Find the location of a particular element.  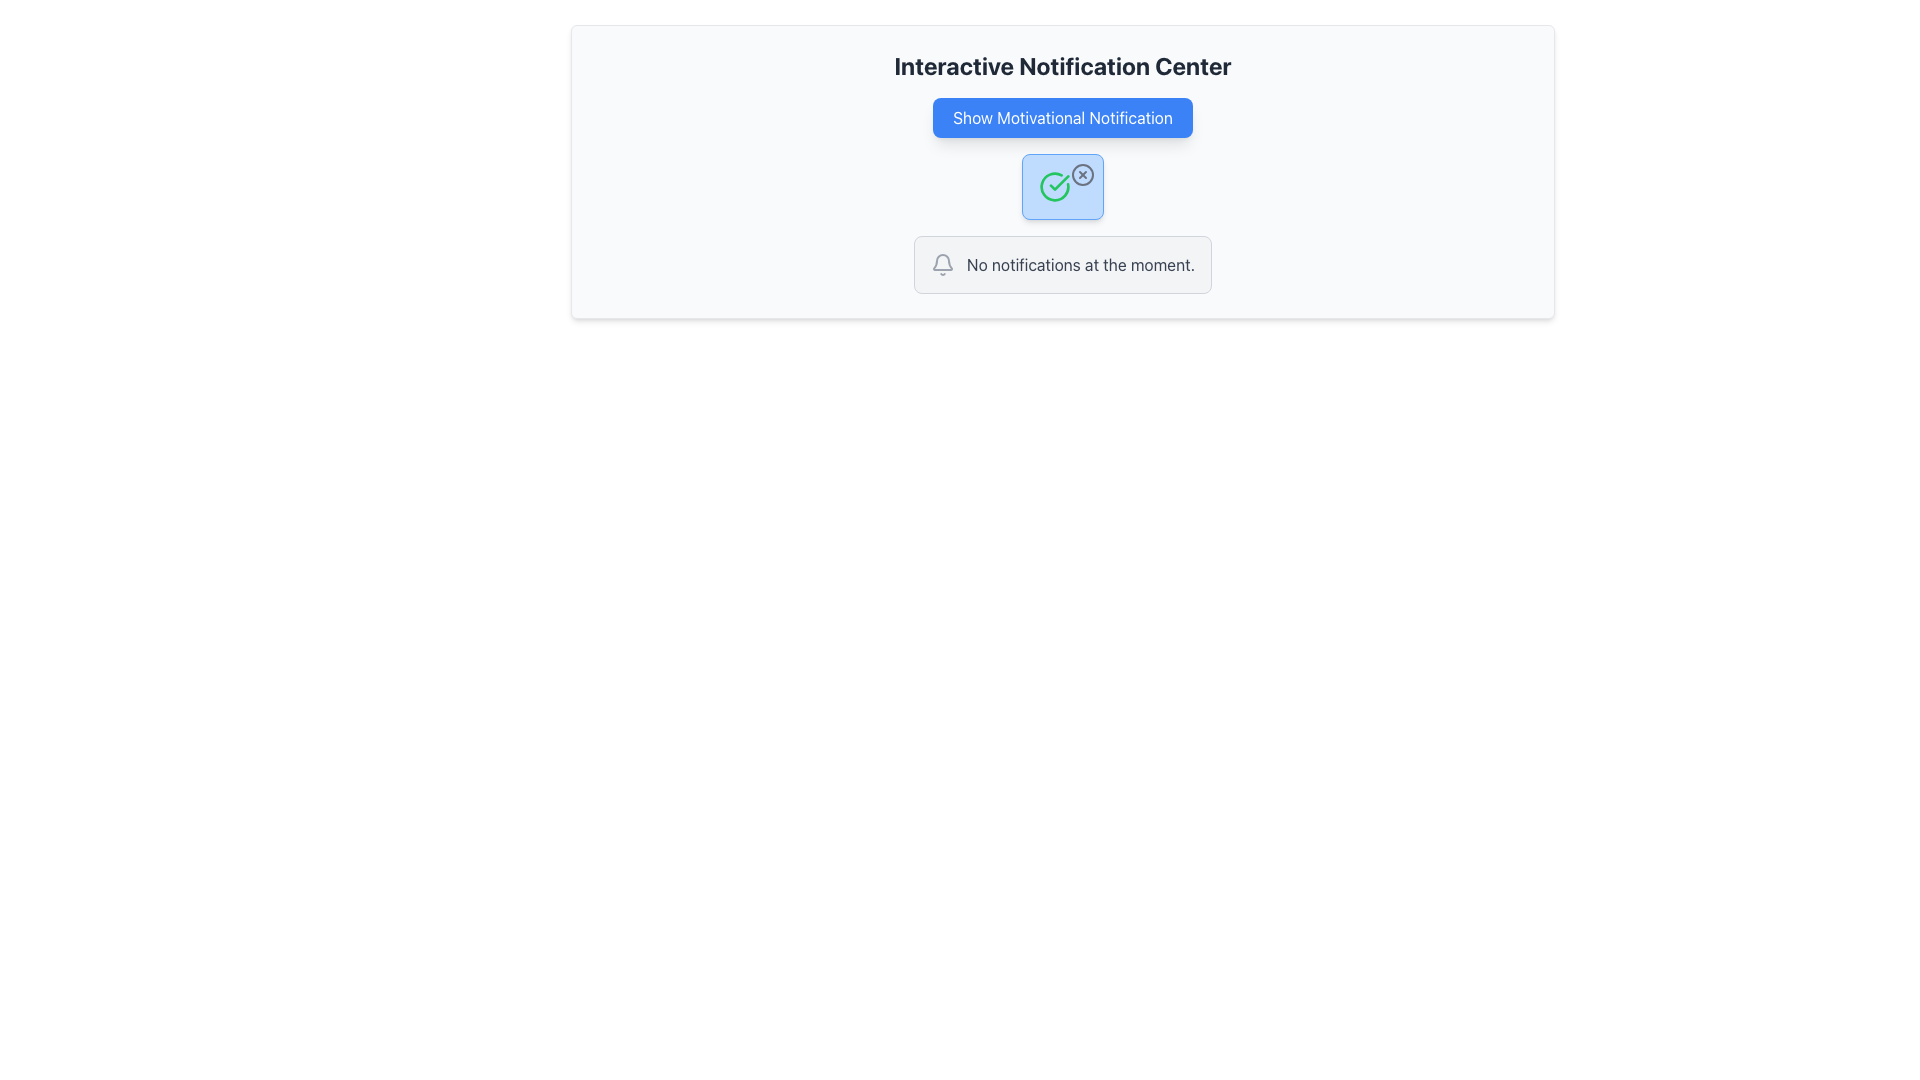

the green checkmark icon within the circular SVG graphic, which indicates a successful or confirmed status is located at coordinates (1058, 182).